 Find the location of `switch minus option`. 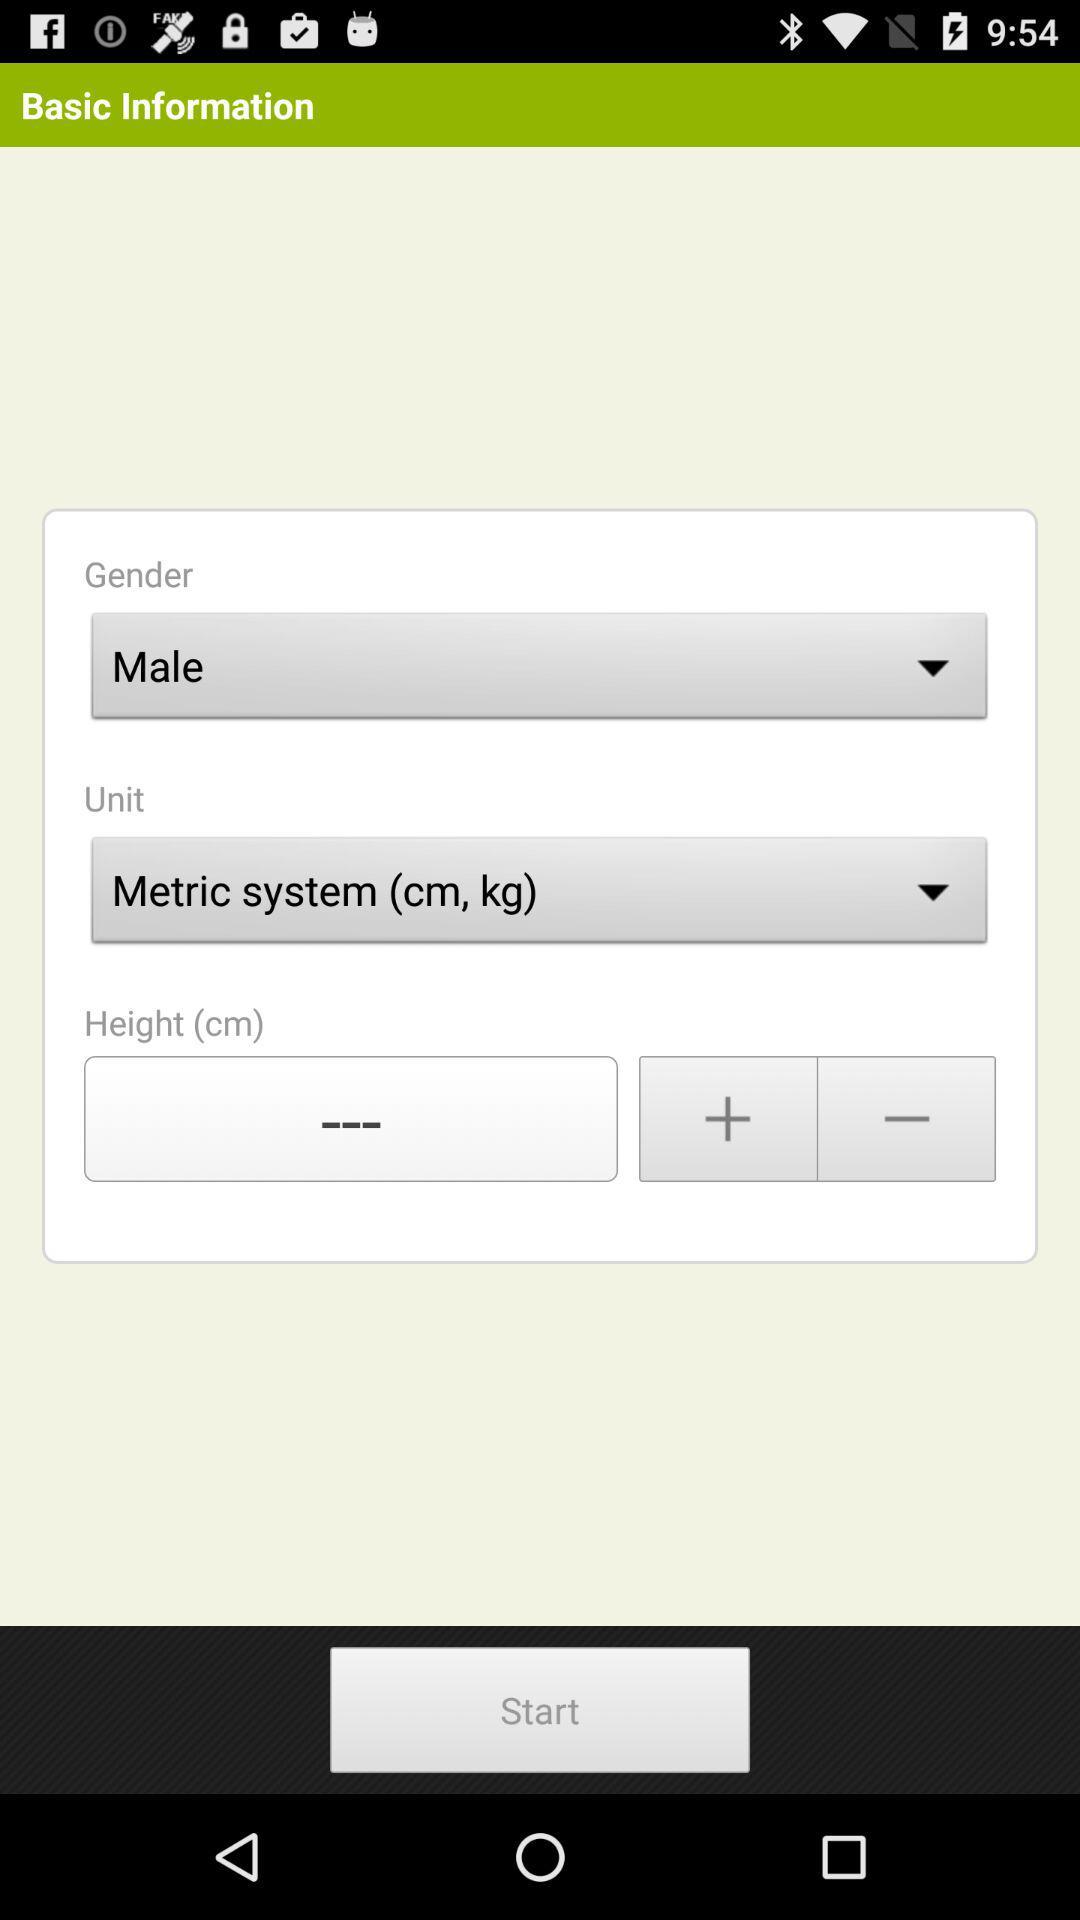

switch minus option is located at coordinates (907, 1117).